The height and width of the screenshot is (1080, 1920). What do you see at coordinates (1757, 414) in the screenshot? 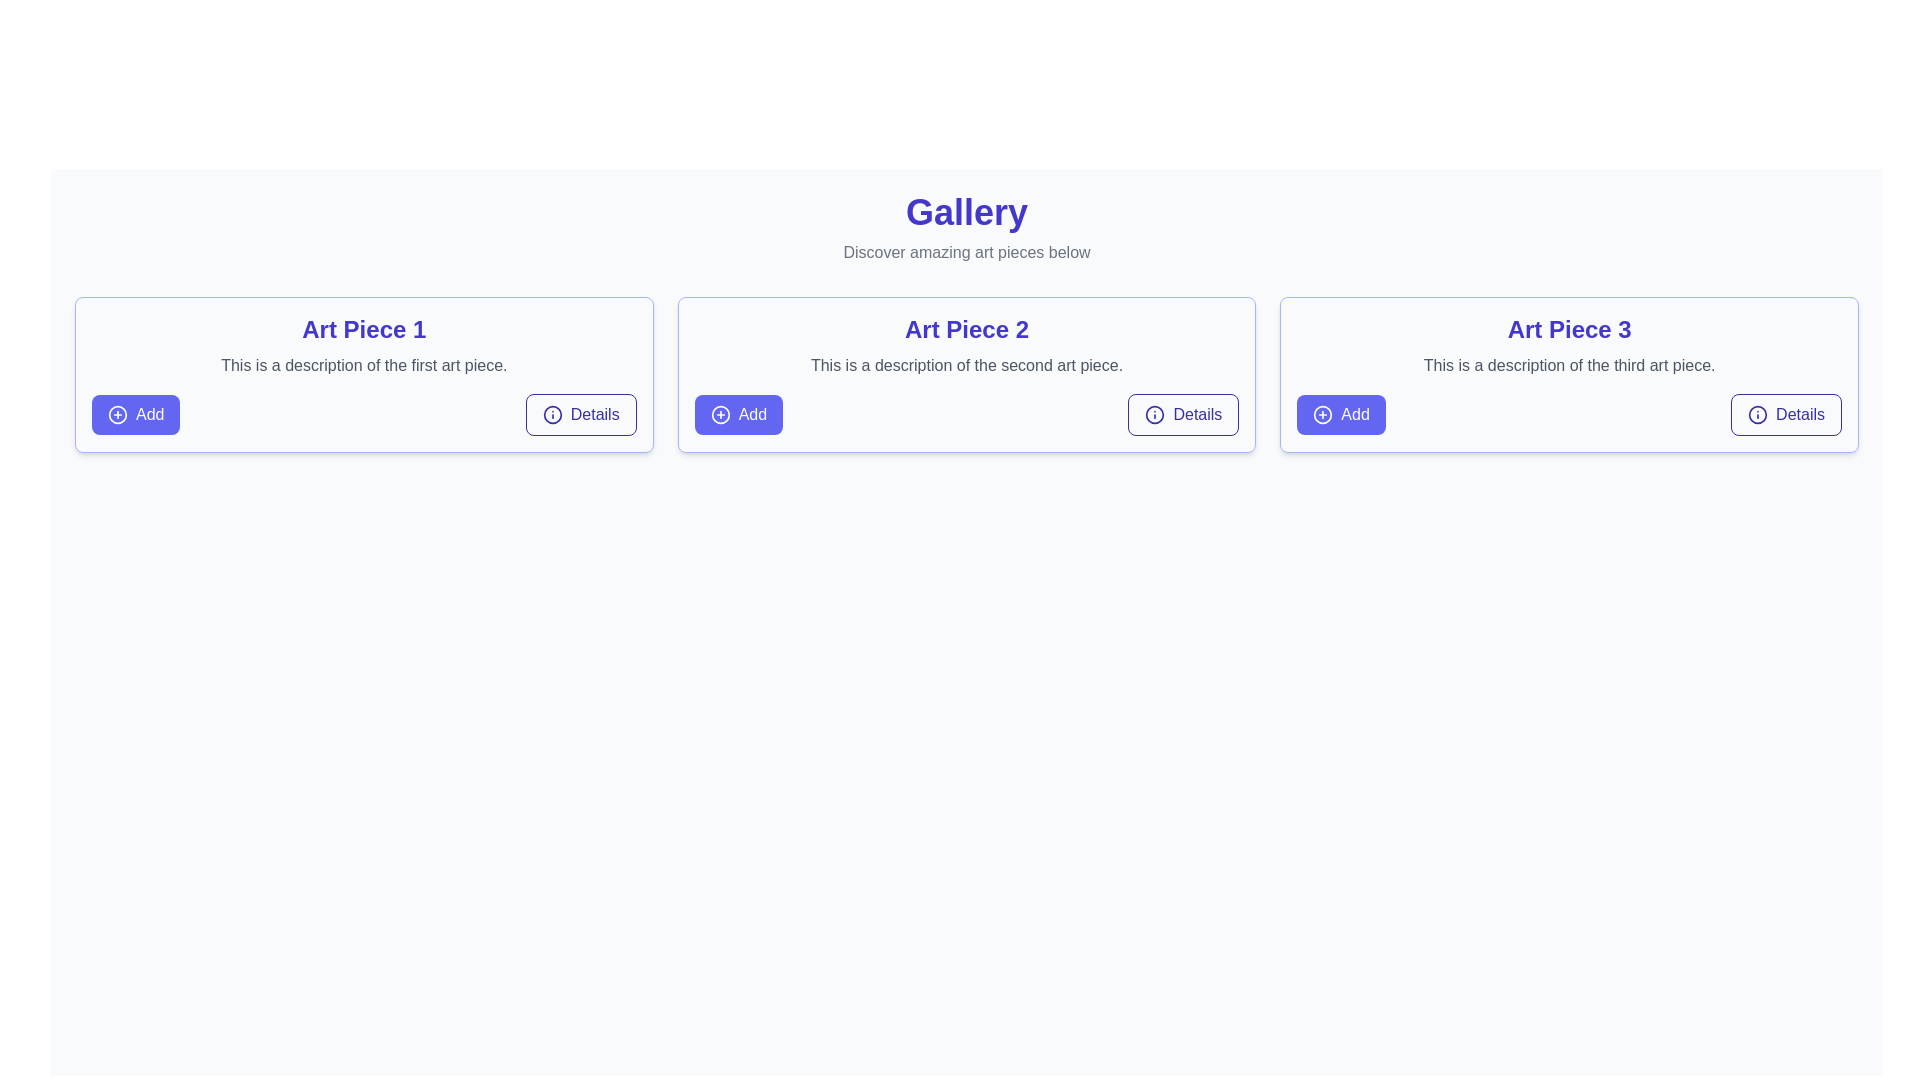
I see `the circular icon element that serves as the outer boundary of the information icon on the 'Details' button located in the third card titled 'Art Piece 3'` at bounding box center [1757, 414].